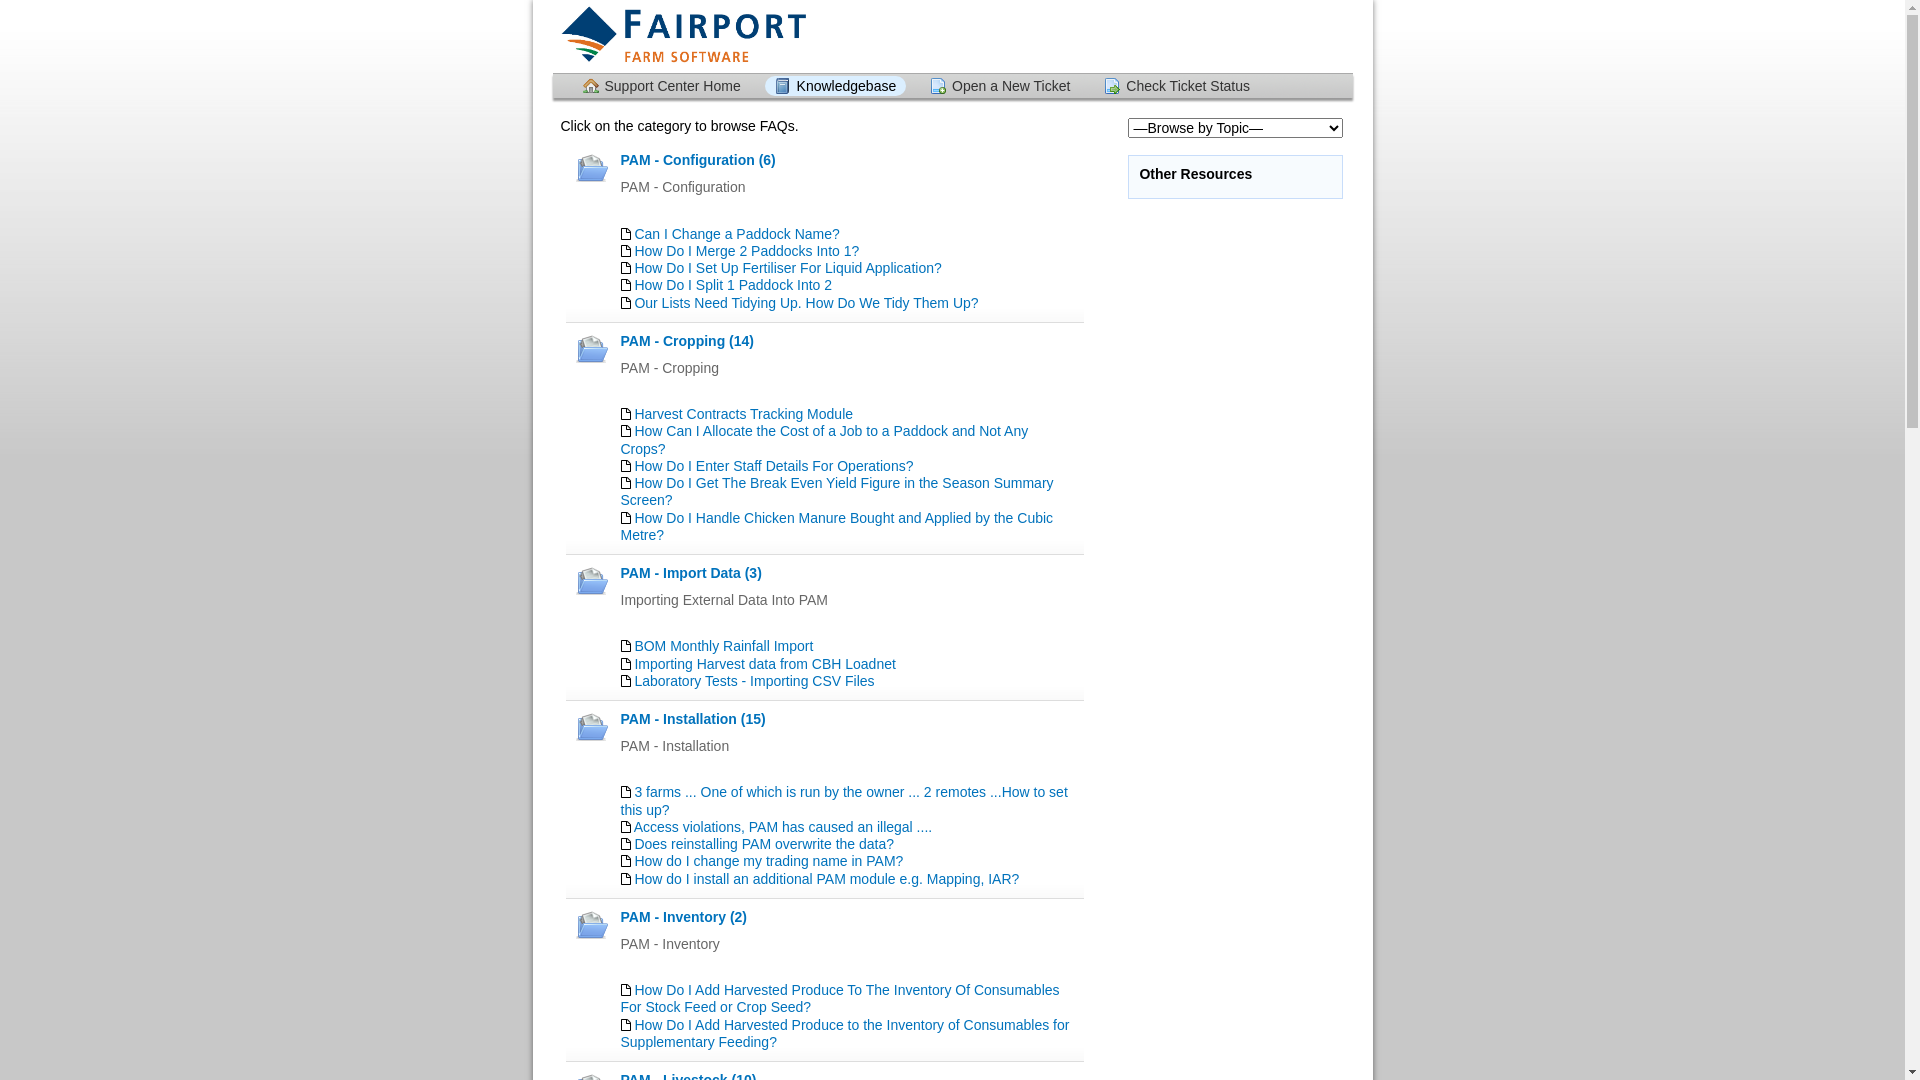 The height and width of the screenshot is (1080, 1920). I want to click on 'Open a New Ticket', so click(999, 84).